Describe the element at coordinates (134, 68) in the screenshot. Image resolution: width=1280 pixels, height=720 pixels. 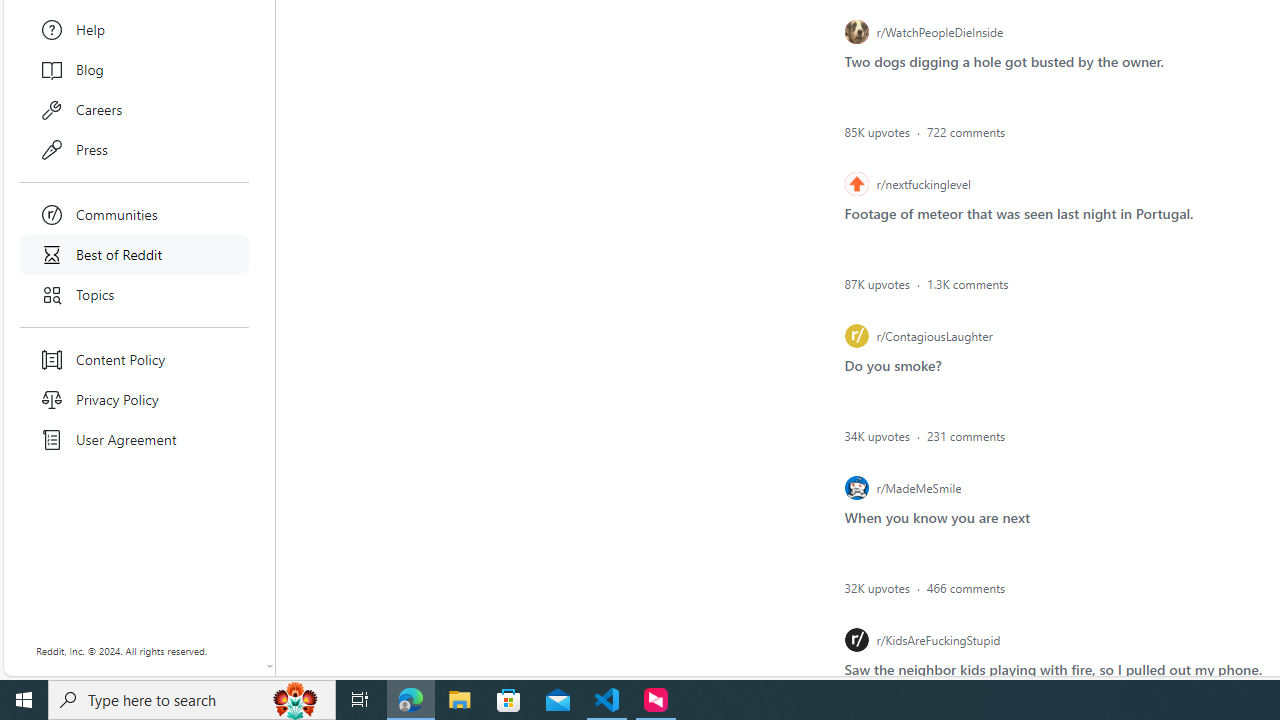
I see `'Blog'` at that location.